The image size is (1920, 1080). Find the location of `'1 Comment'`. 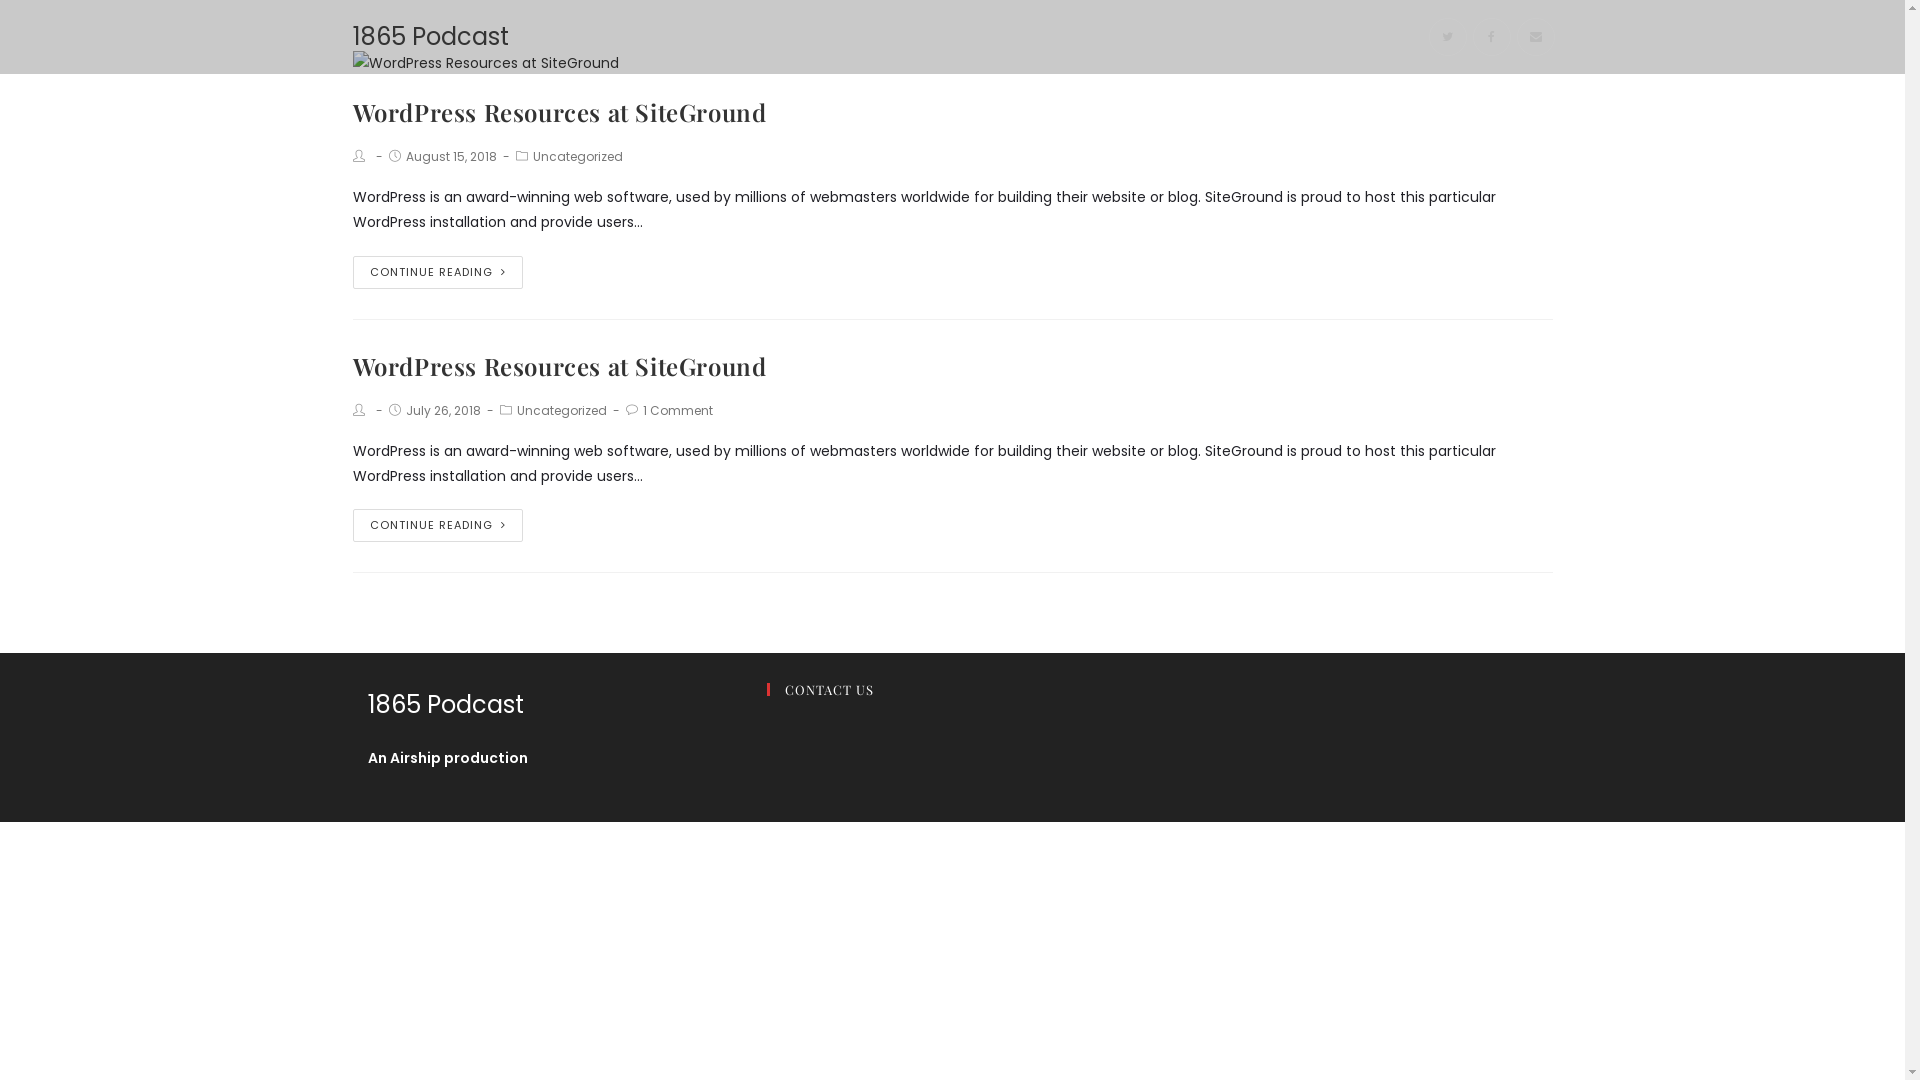

'1 Comment' is located at coordinates (676, 409).